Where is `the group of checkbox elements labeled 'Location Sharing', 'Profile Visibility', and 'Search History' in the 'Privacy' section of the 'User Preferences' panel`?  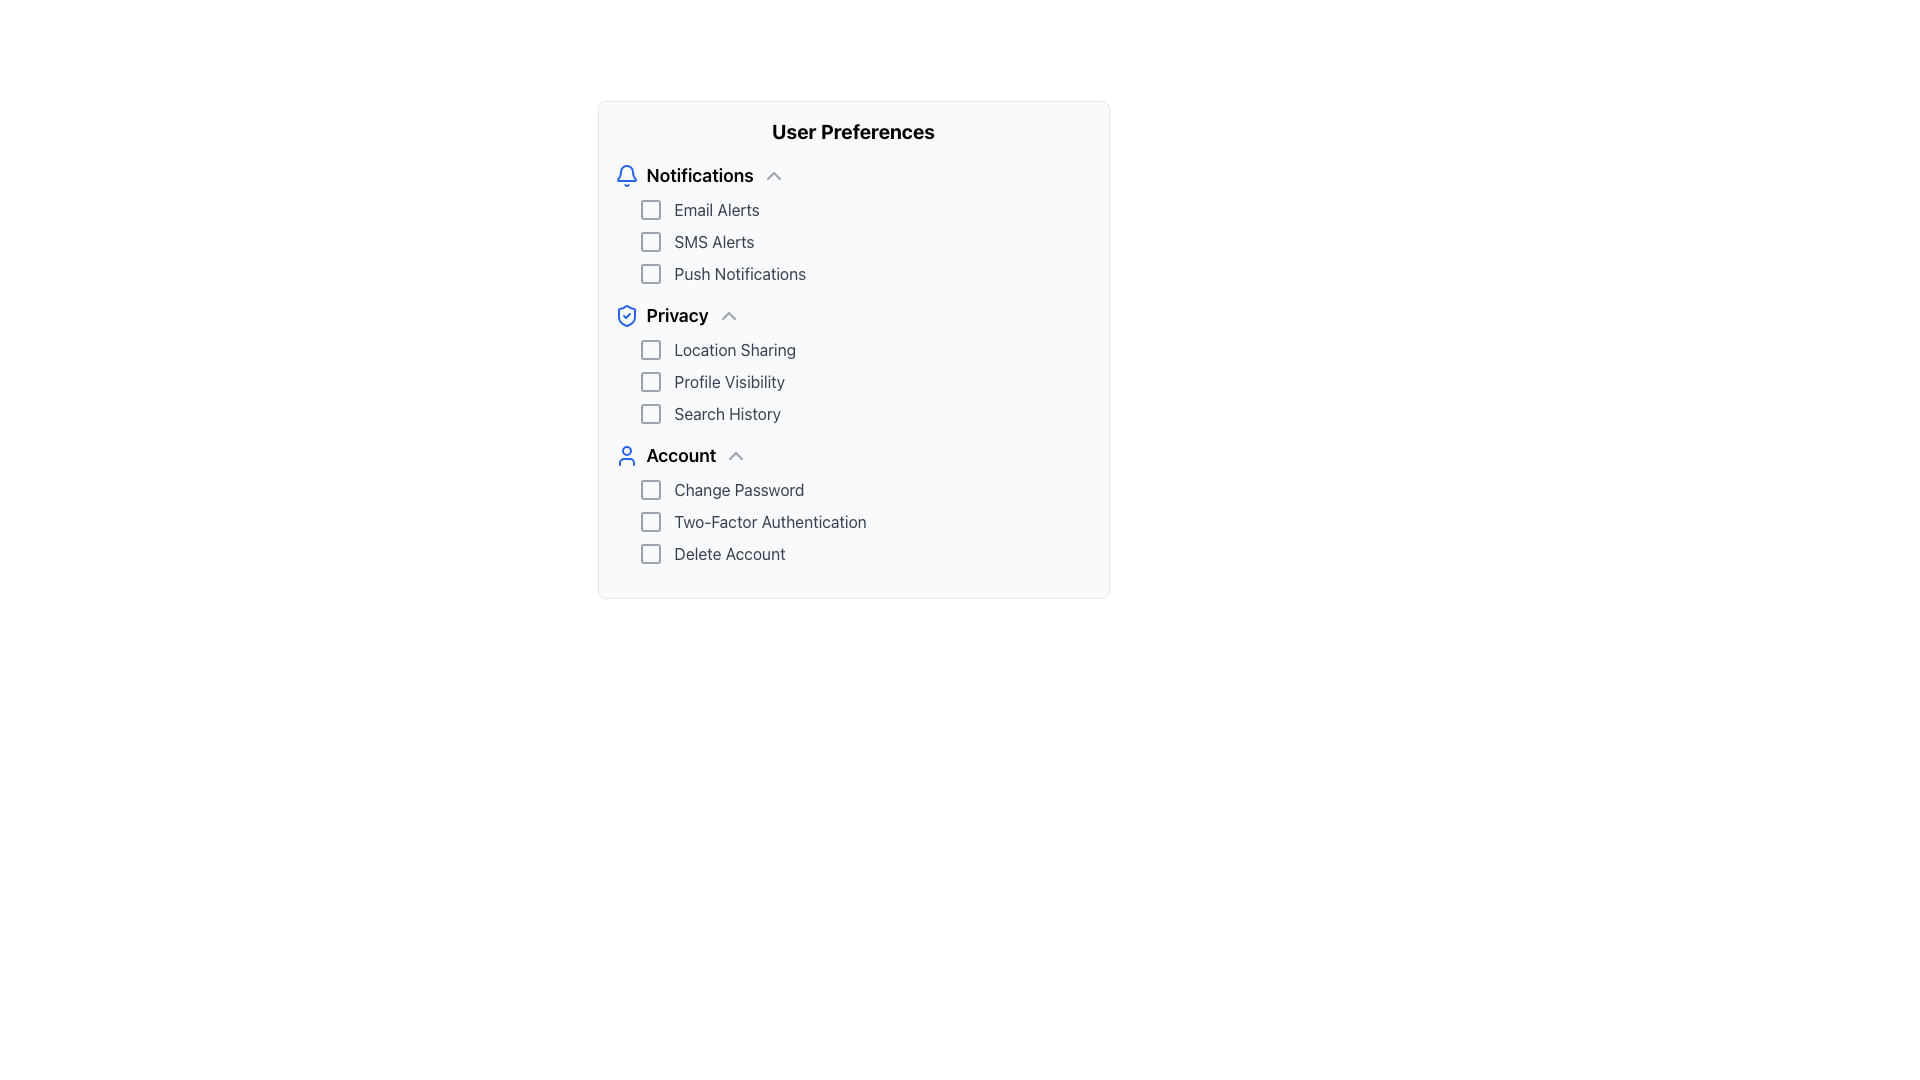
the group of checkbox elements labeled 'Location Sharing', 'Profile Visibility', and 'Search History' in the 'Privacy' section of the 'User Preferences' panel is located at coordinates (853, 381).